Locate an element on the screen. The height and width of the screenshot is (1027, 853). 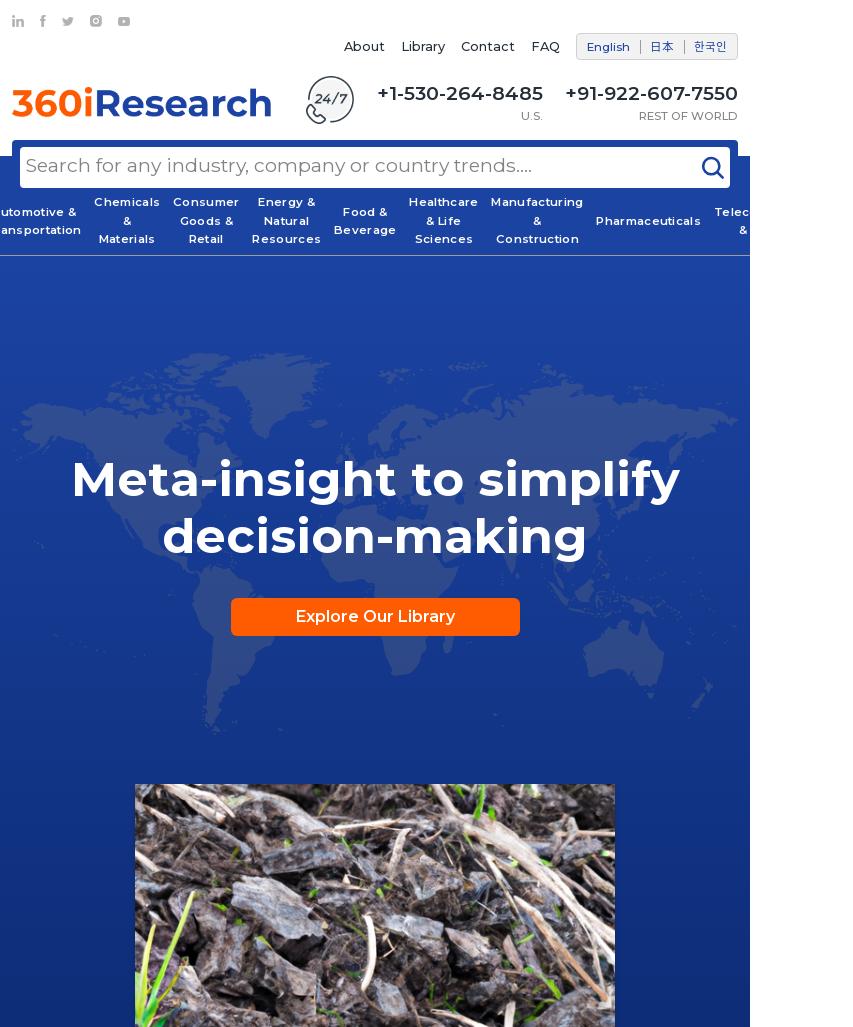
'FAQ' is located at coordinates (544, 45).